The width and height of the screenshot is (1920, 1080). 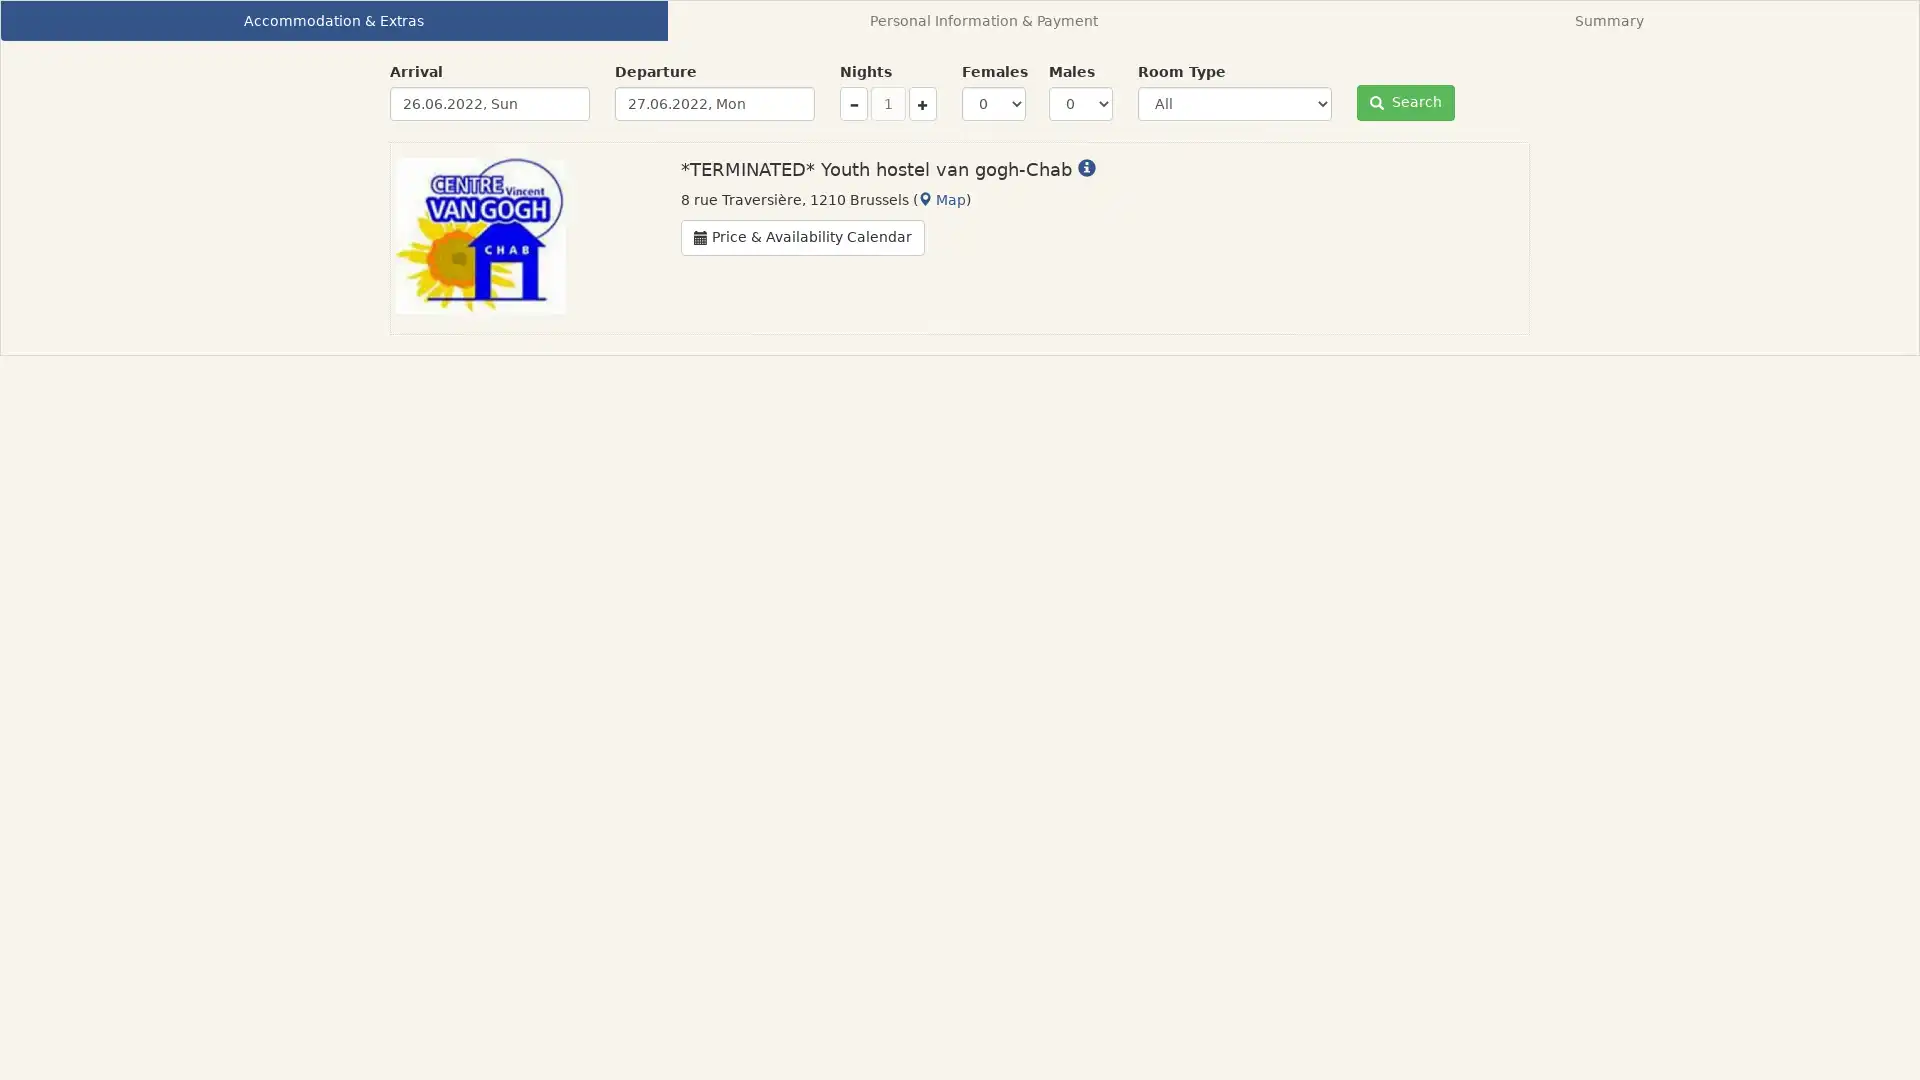 I want to click on Search, so click(x=1405, y=103).